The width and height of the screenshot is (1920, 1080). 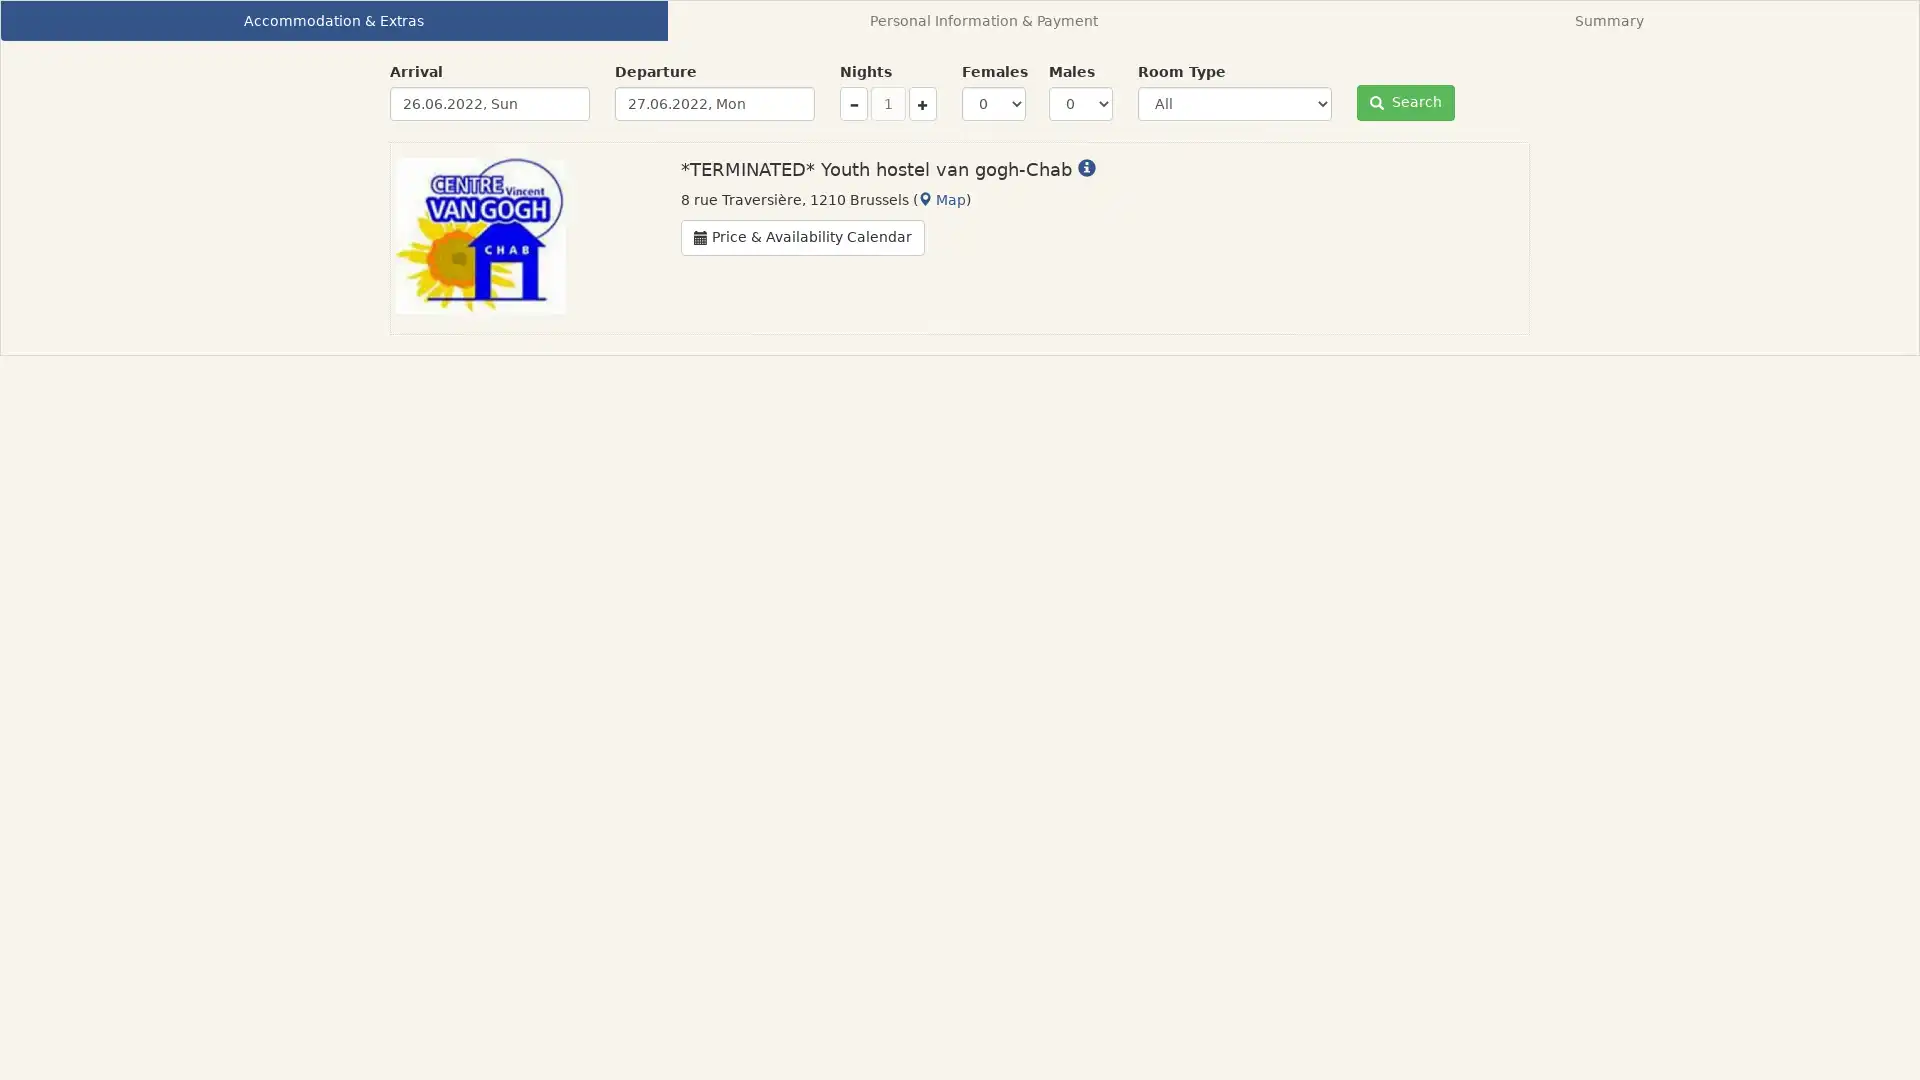 I want to click on Search, so click(x=1405, y=103).